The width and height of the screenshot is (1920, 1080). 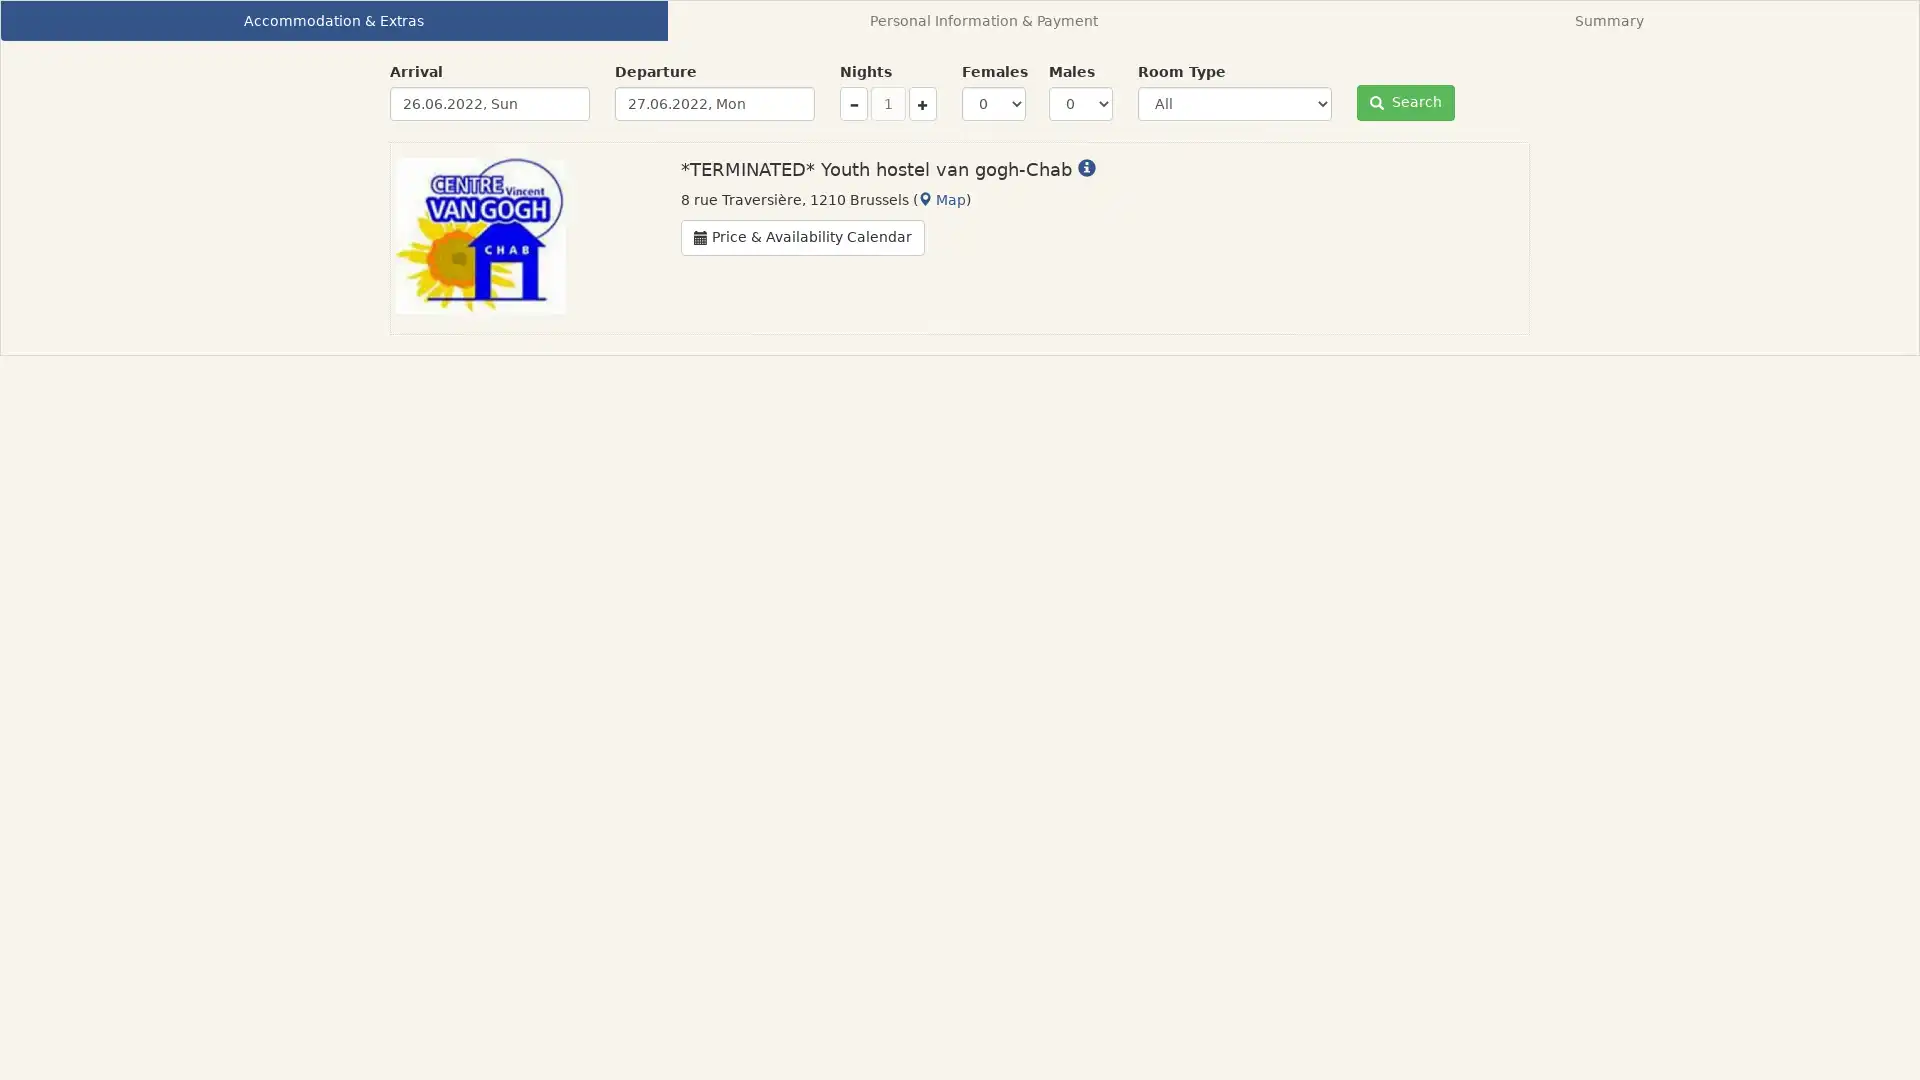 I want to click on Search, so click(x=1405, y=103).